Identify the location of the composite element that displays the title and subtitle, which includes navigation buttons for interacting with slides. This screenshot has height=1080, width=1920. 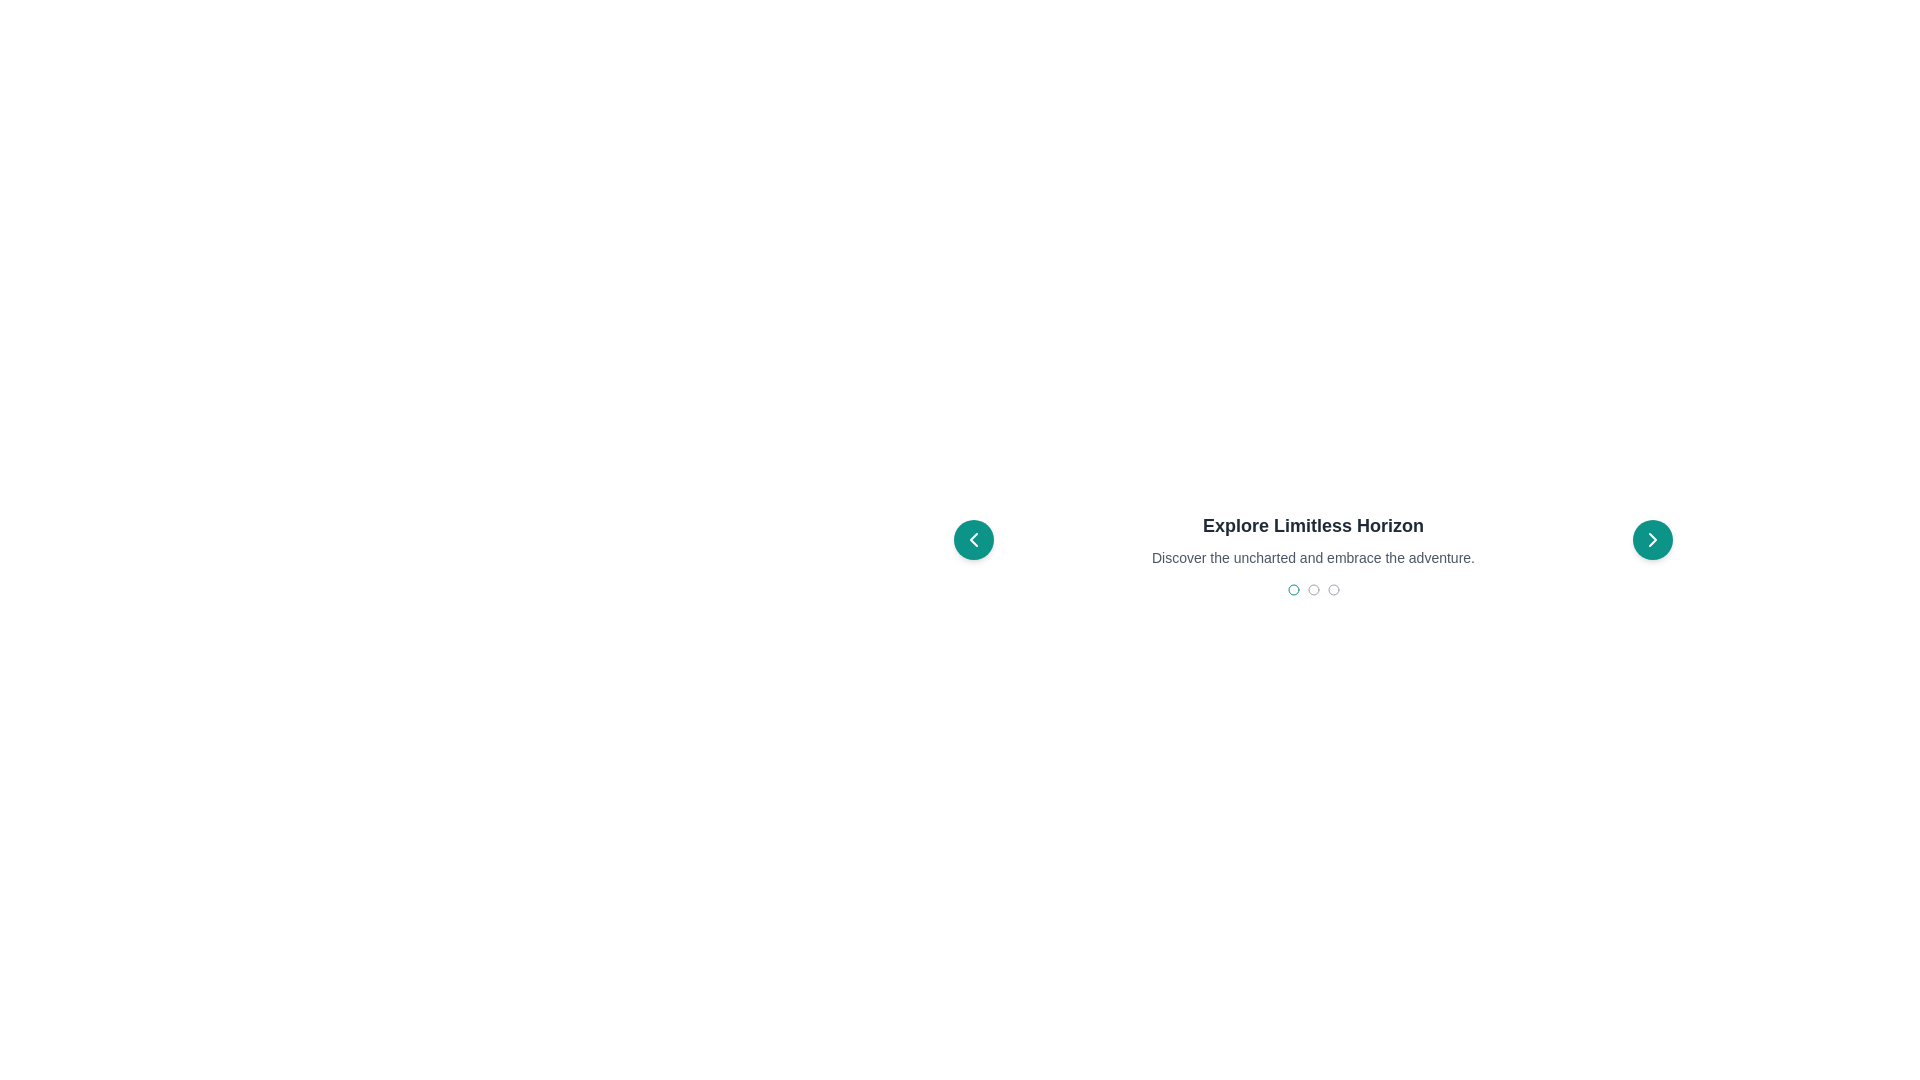
(1313, 554).